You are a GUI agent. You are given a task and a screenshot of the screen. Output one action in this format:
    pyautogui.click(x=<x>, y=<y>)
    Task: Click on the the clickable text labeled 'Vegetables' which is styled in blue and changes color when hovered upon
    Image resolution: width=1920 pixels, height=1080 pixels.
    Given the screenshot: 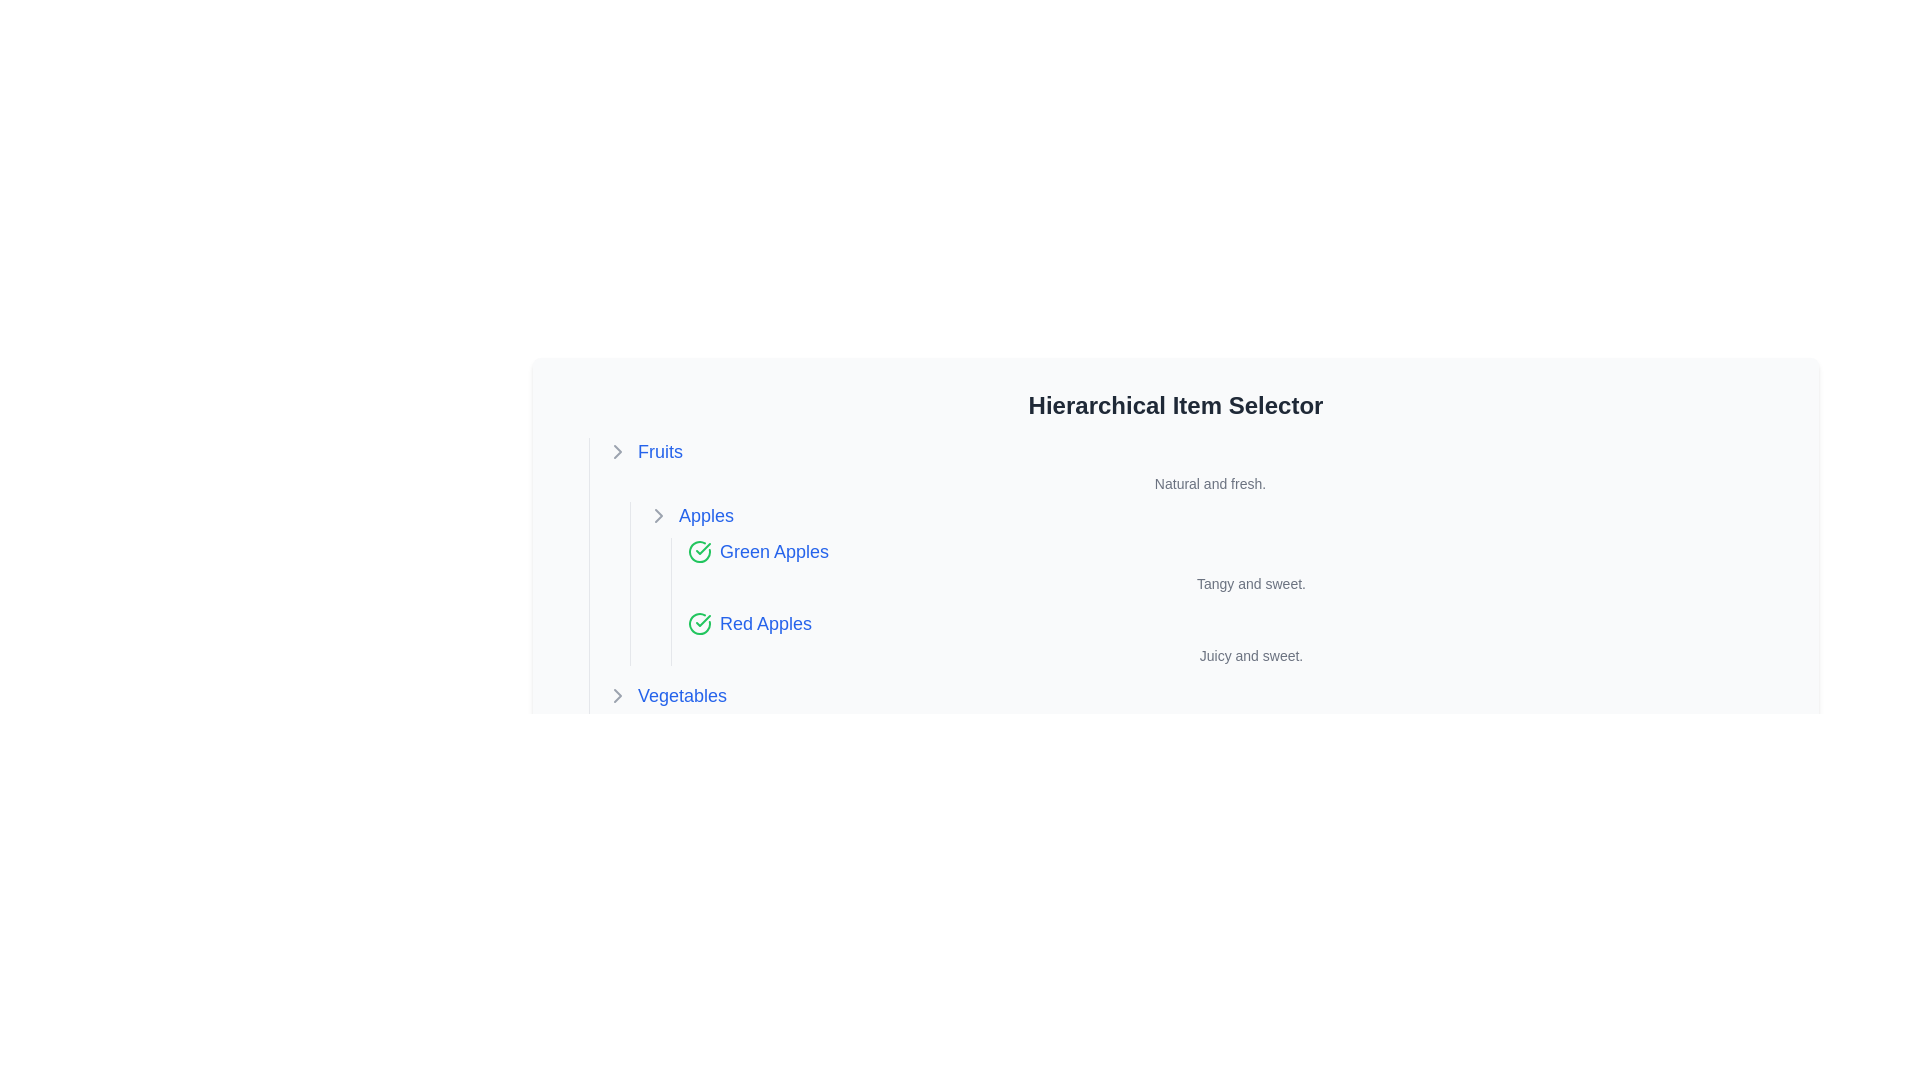 What is the action you would take?
    pyautogui.click(x=682, y=694)
    